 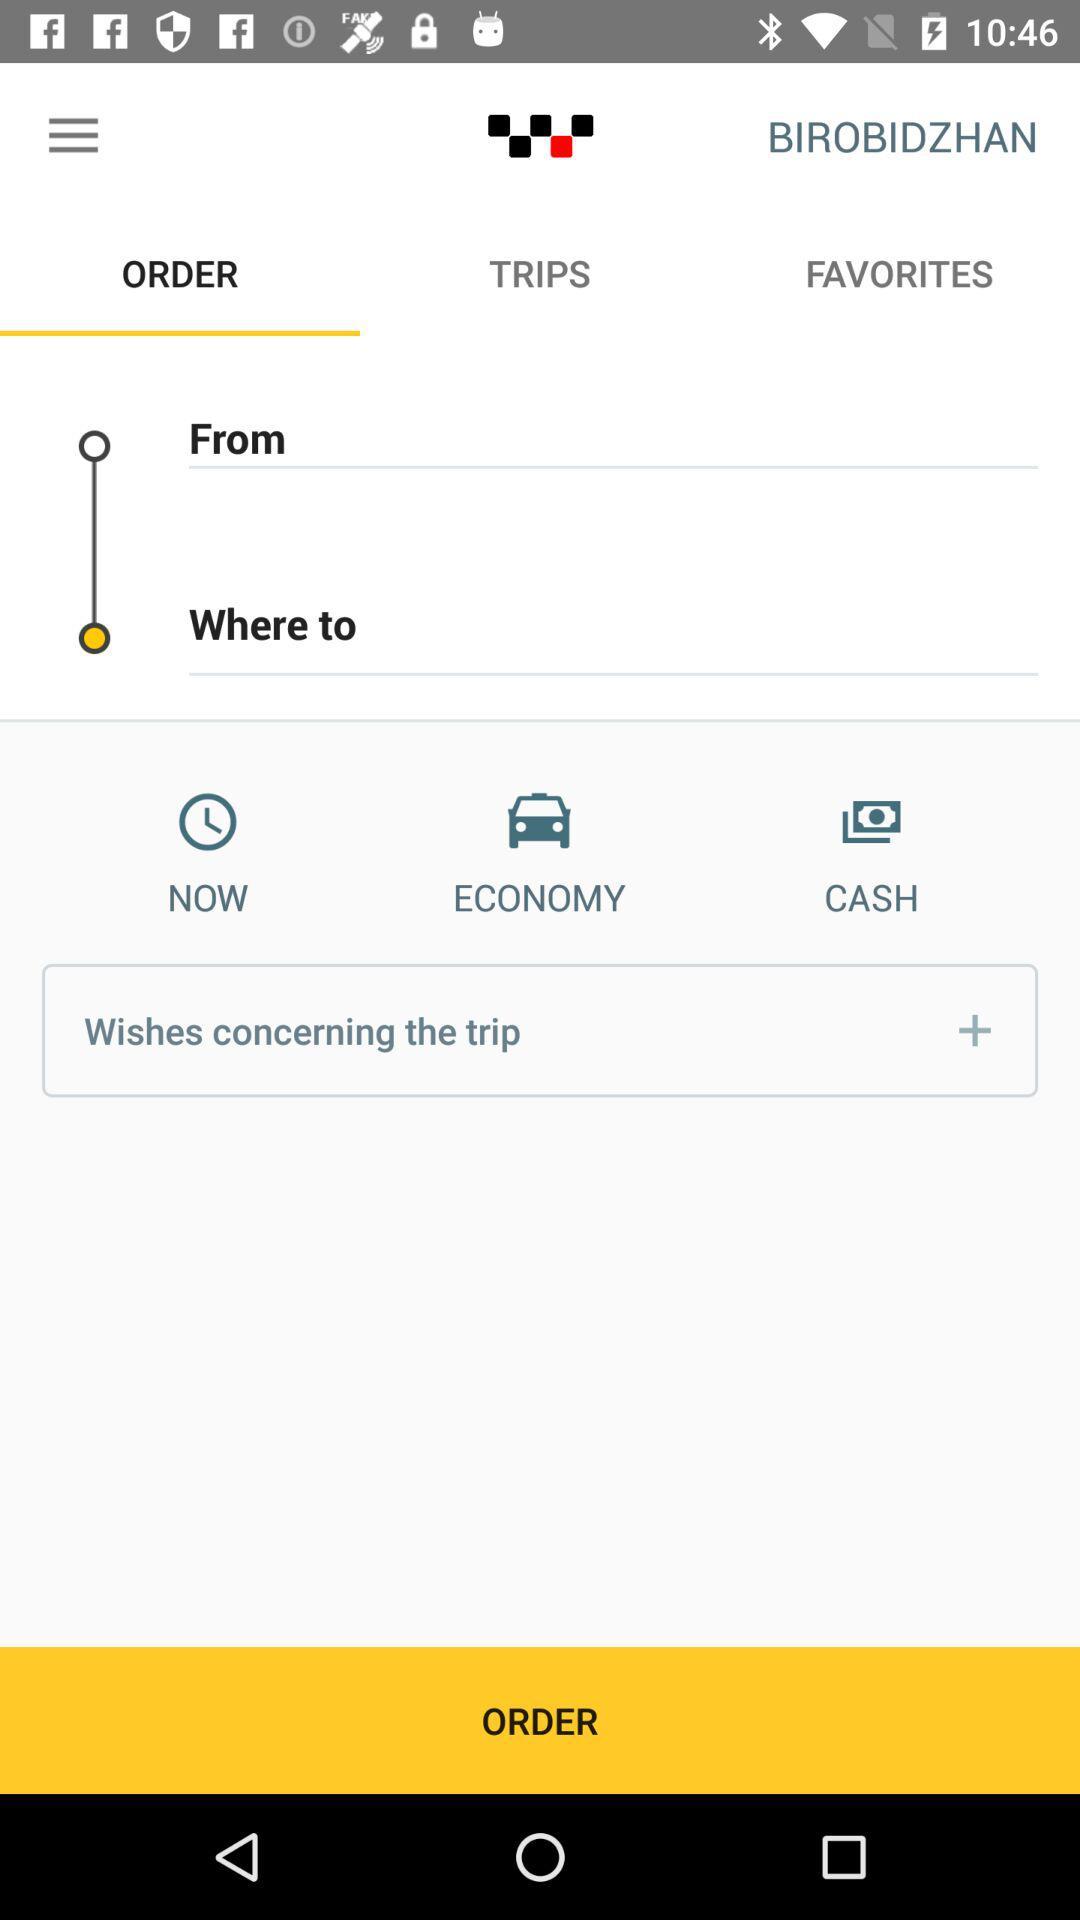 What do you see at coordinates (902, 135) in the screenshot?
I see `the birobidzhan icon` at bounding box center [902, 135].